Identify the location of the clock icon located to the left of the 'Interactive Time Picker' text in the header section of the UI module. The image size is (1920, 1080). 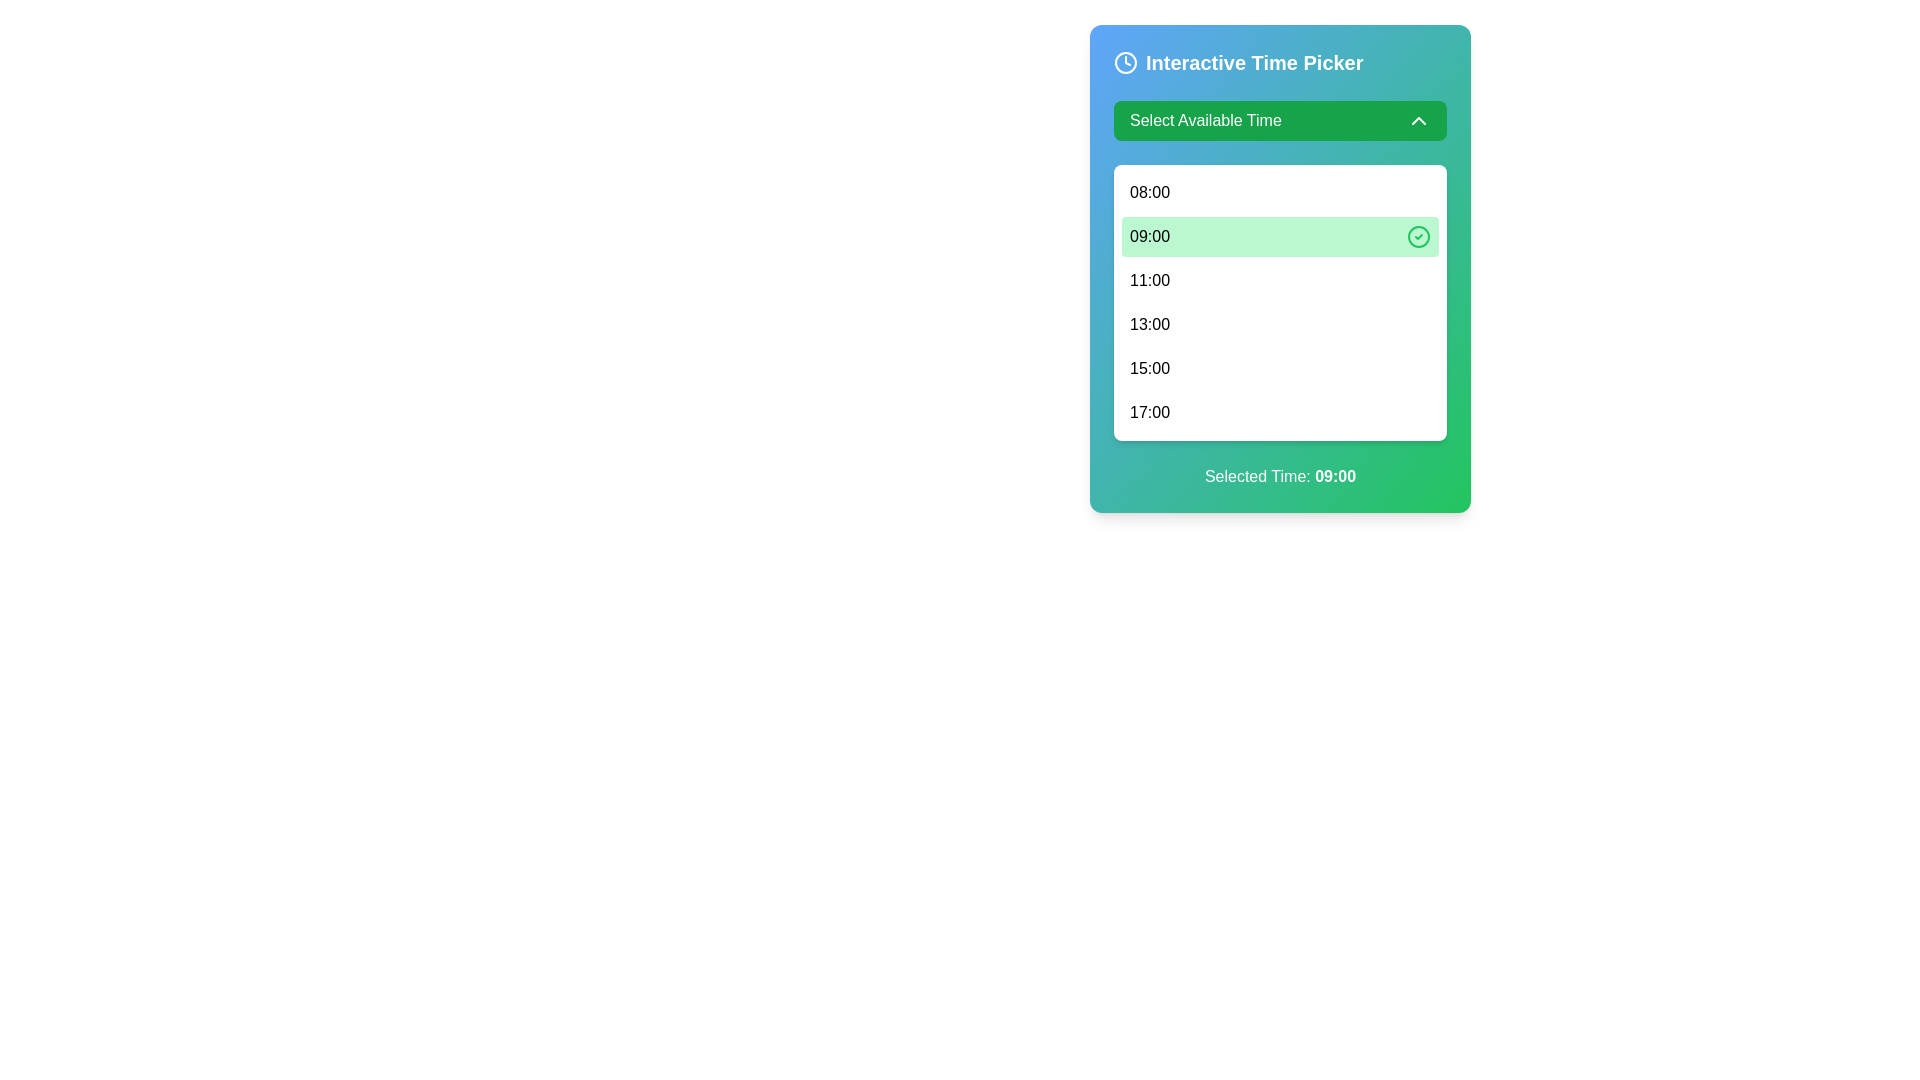
(1126, 61).